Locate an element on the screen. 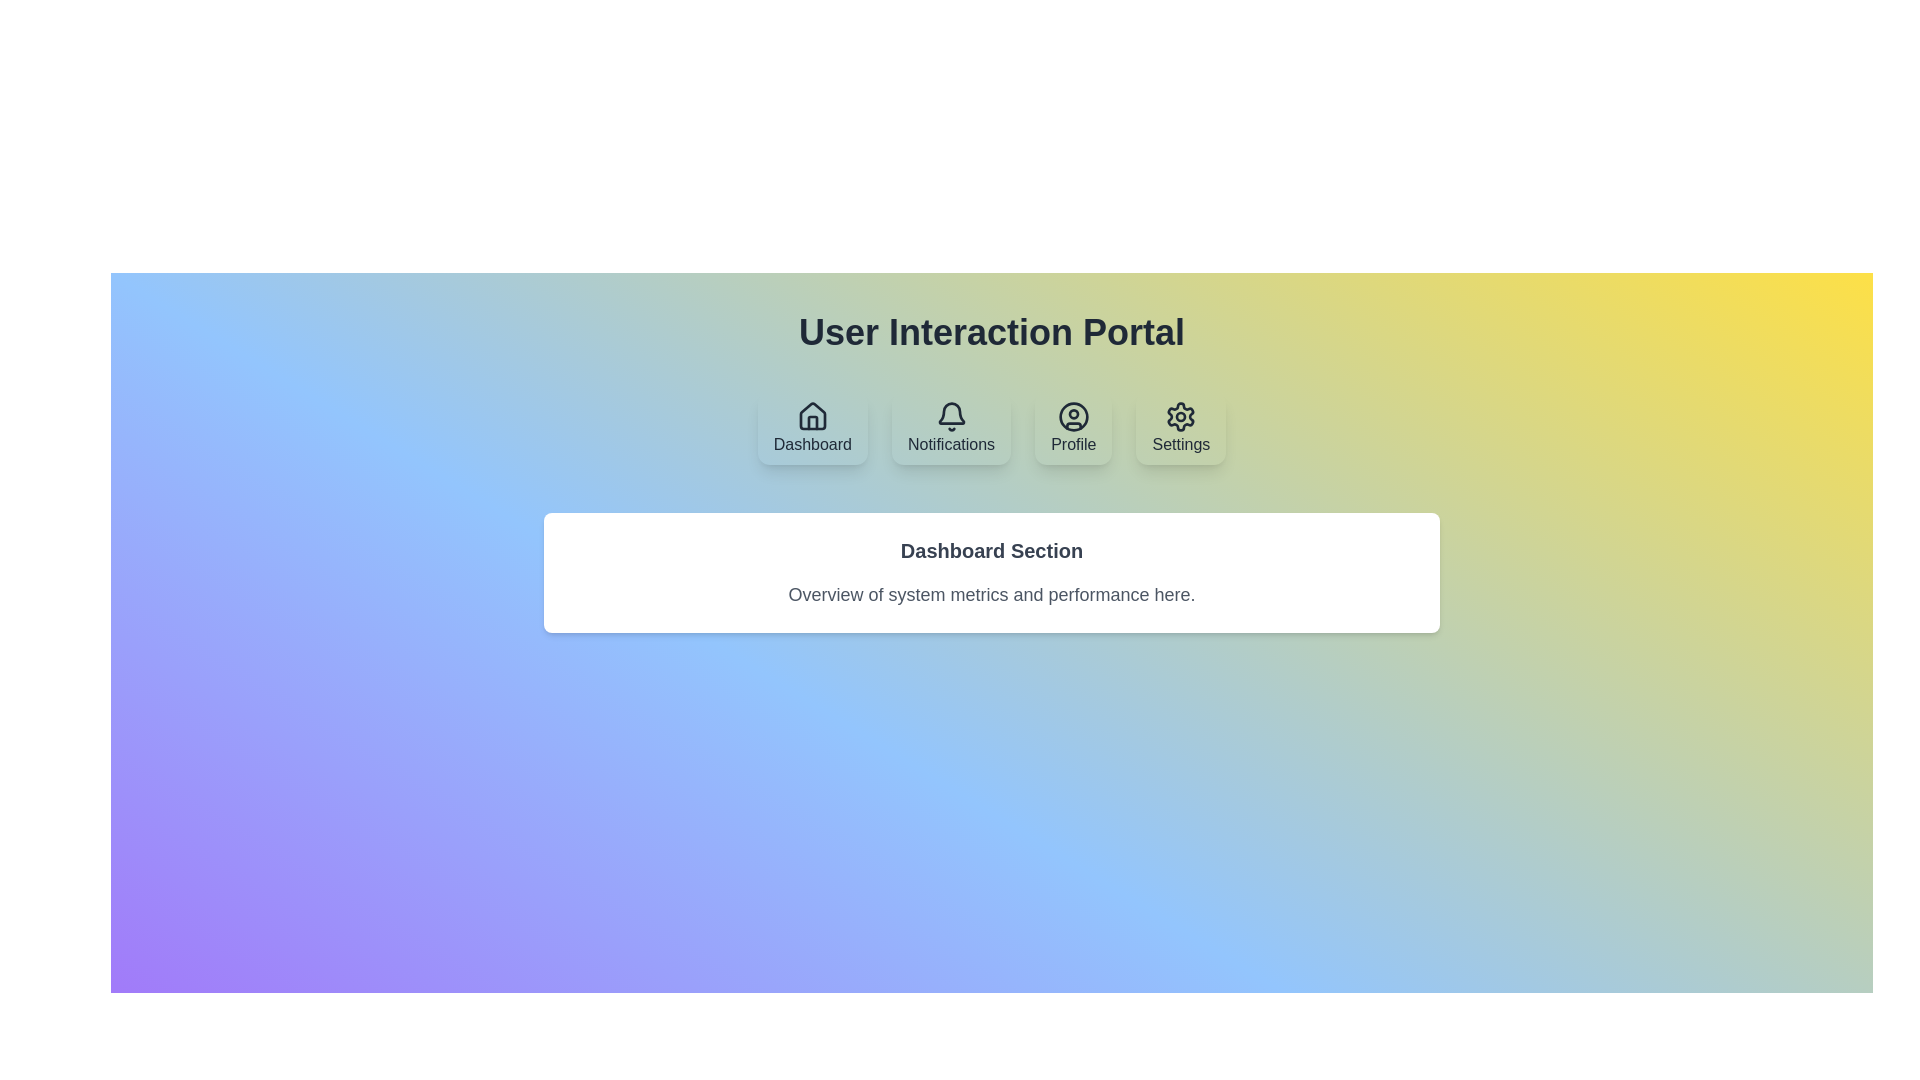 Image resolution: width=1920 pixels, height=1080 pixels. the tab labeled Settings to display its content is located at coordinates (1180, 427).